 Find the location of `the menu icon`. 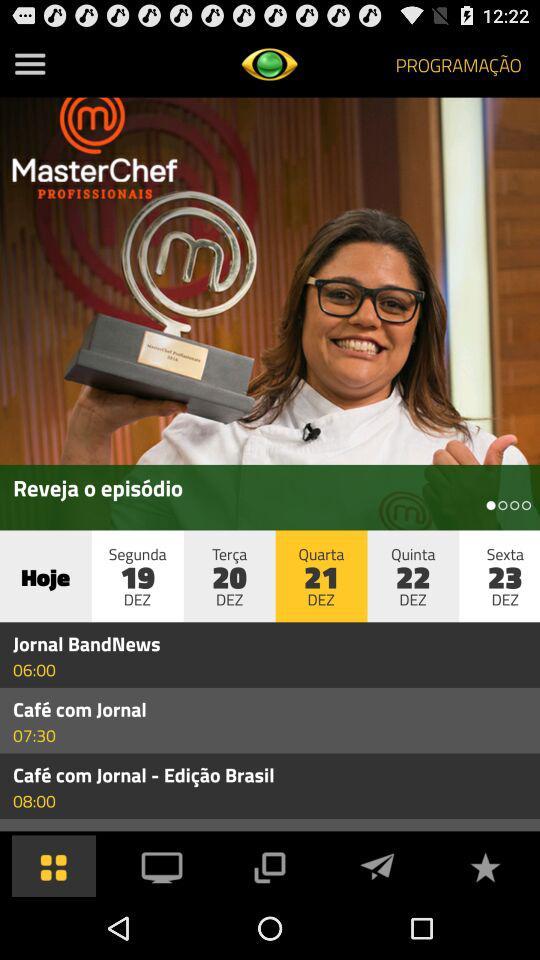

the menu icon is located at coordinates (29, 68).